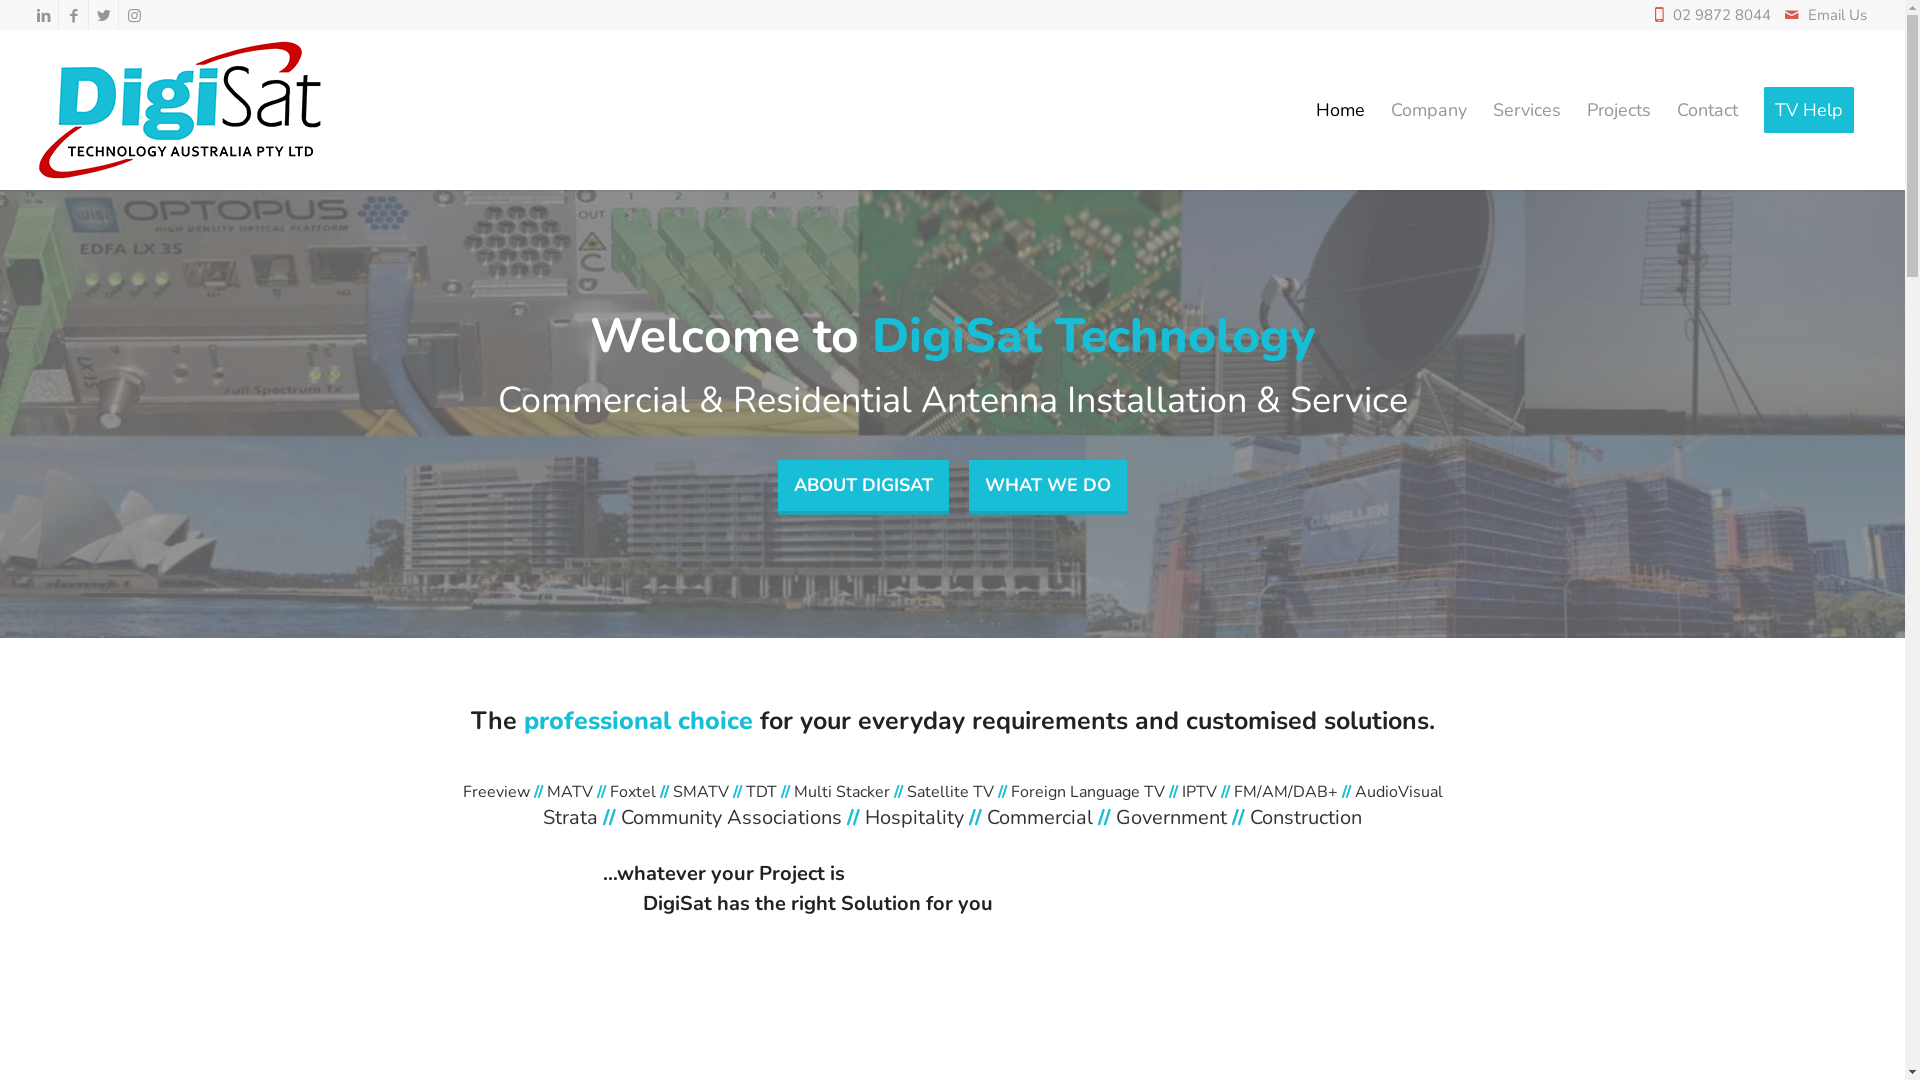 This screenshot has height=1080, width=1920. What do you see at coordinates (133, 15) in the screenshot?
I see `'Instagram'` at bounding box center [133, 15].